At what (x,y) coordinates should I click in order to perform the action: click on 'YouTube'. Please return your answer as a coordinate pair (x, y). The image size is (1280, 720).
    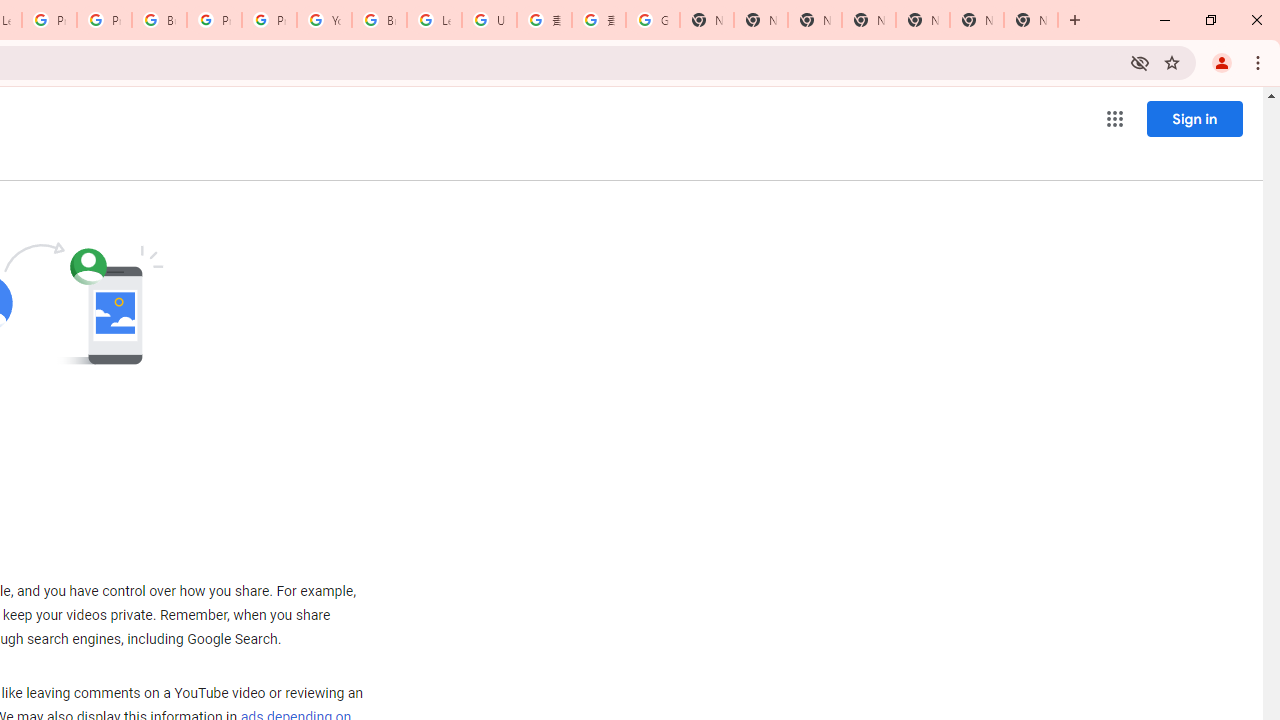
    Looking at the image, I should click on (324, 20).